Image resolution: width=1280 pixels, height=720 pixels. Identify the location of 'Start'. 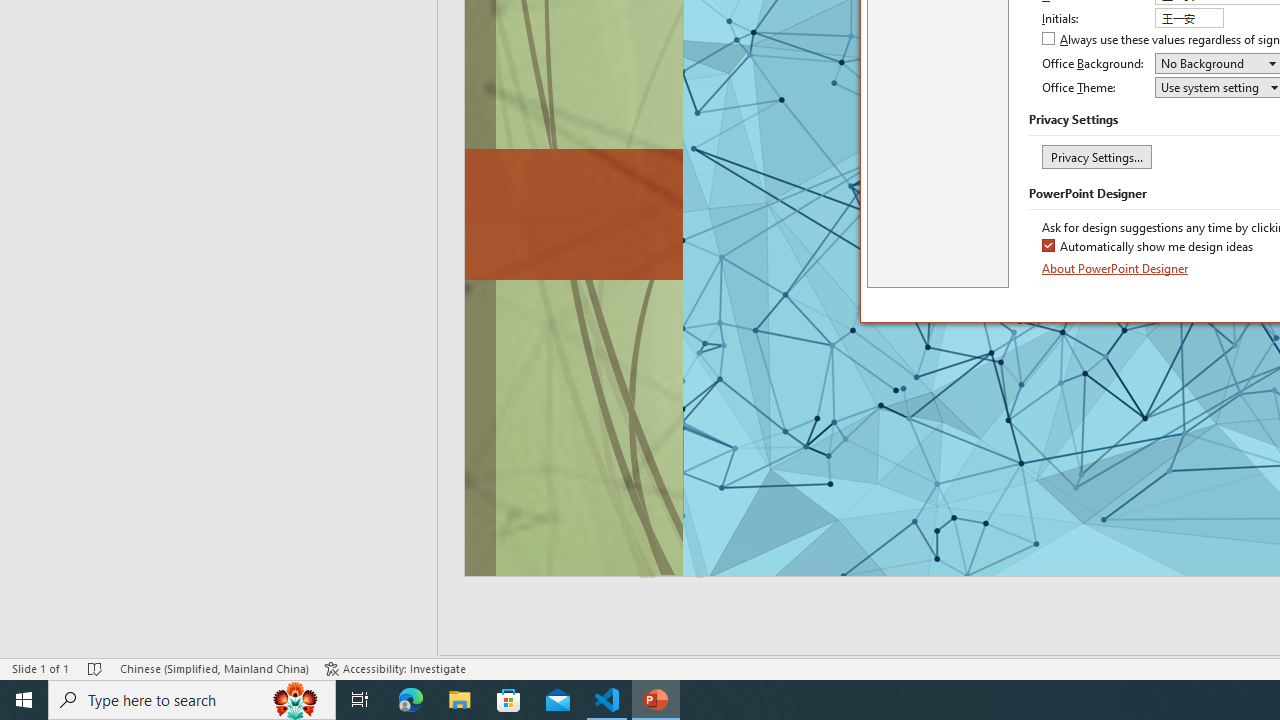
(24, 698).